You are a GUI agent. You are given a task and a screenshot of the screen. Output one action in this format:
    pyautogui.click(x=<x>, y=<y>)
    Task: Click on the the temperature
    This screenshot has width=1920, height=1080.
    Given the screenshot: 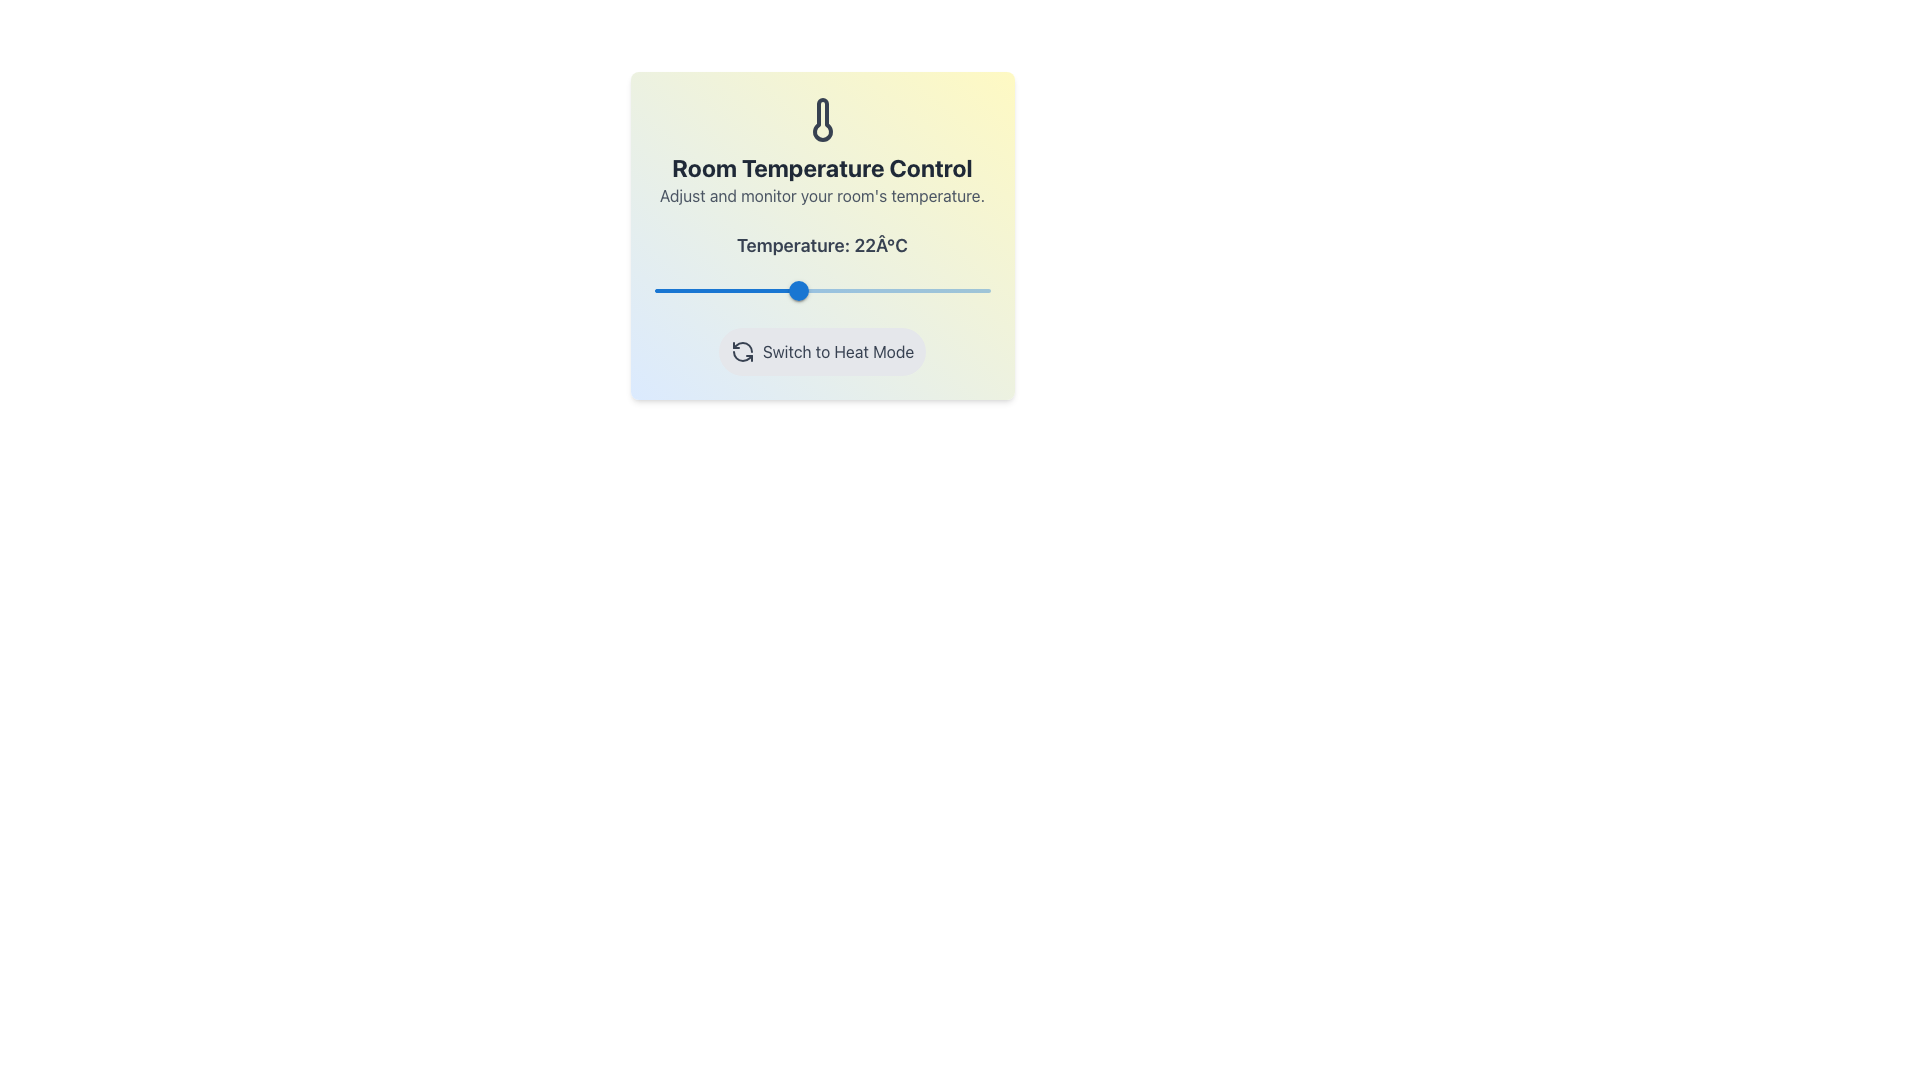 What is the action you would take?
    pyautogui.click(x=795, y=290)
    